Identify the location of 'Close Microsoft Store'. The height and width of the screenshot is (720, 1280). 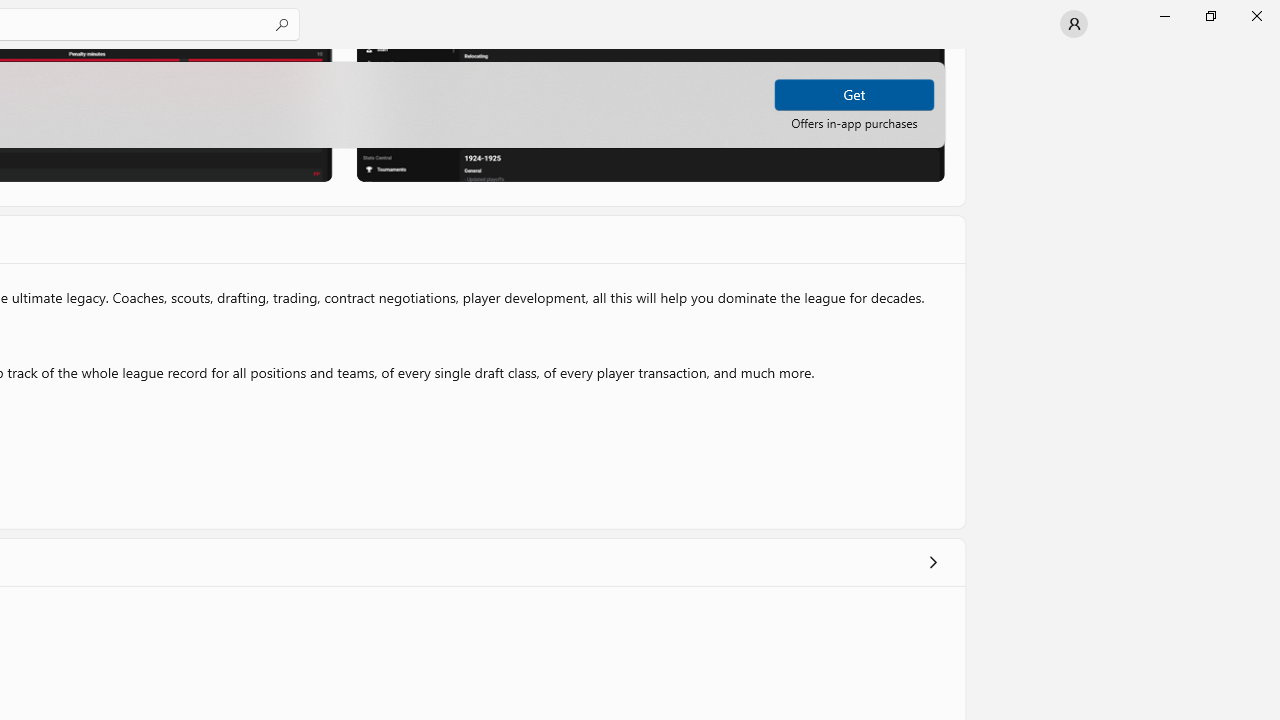
(1255, 15).